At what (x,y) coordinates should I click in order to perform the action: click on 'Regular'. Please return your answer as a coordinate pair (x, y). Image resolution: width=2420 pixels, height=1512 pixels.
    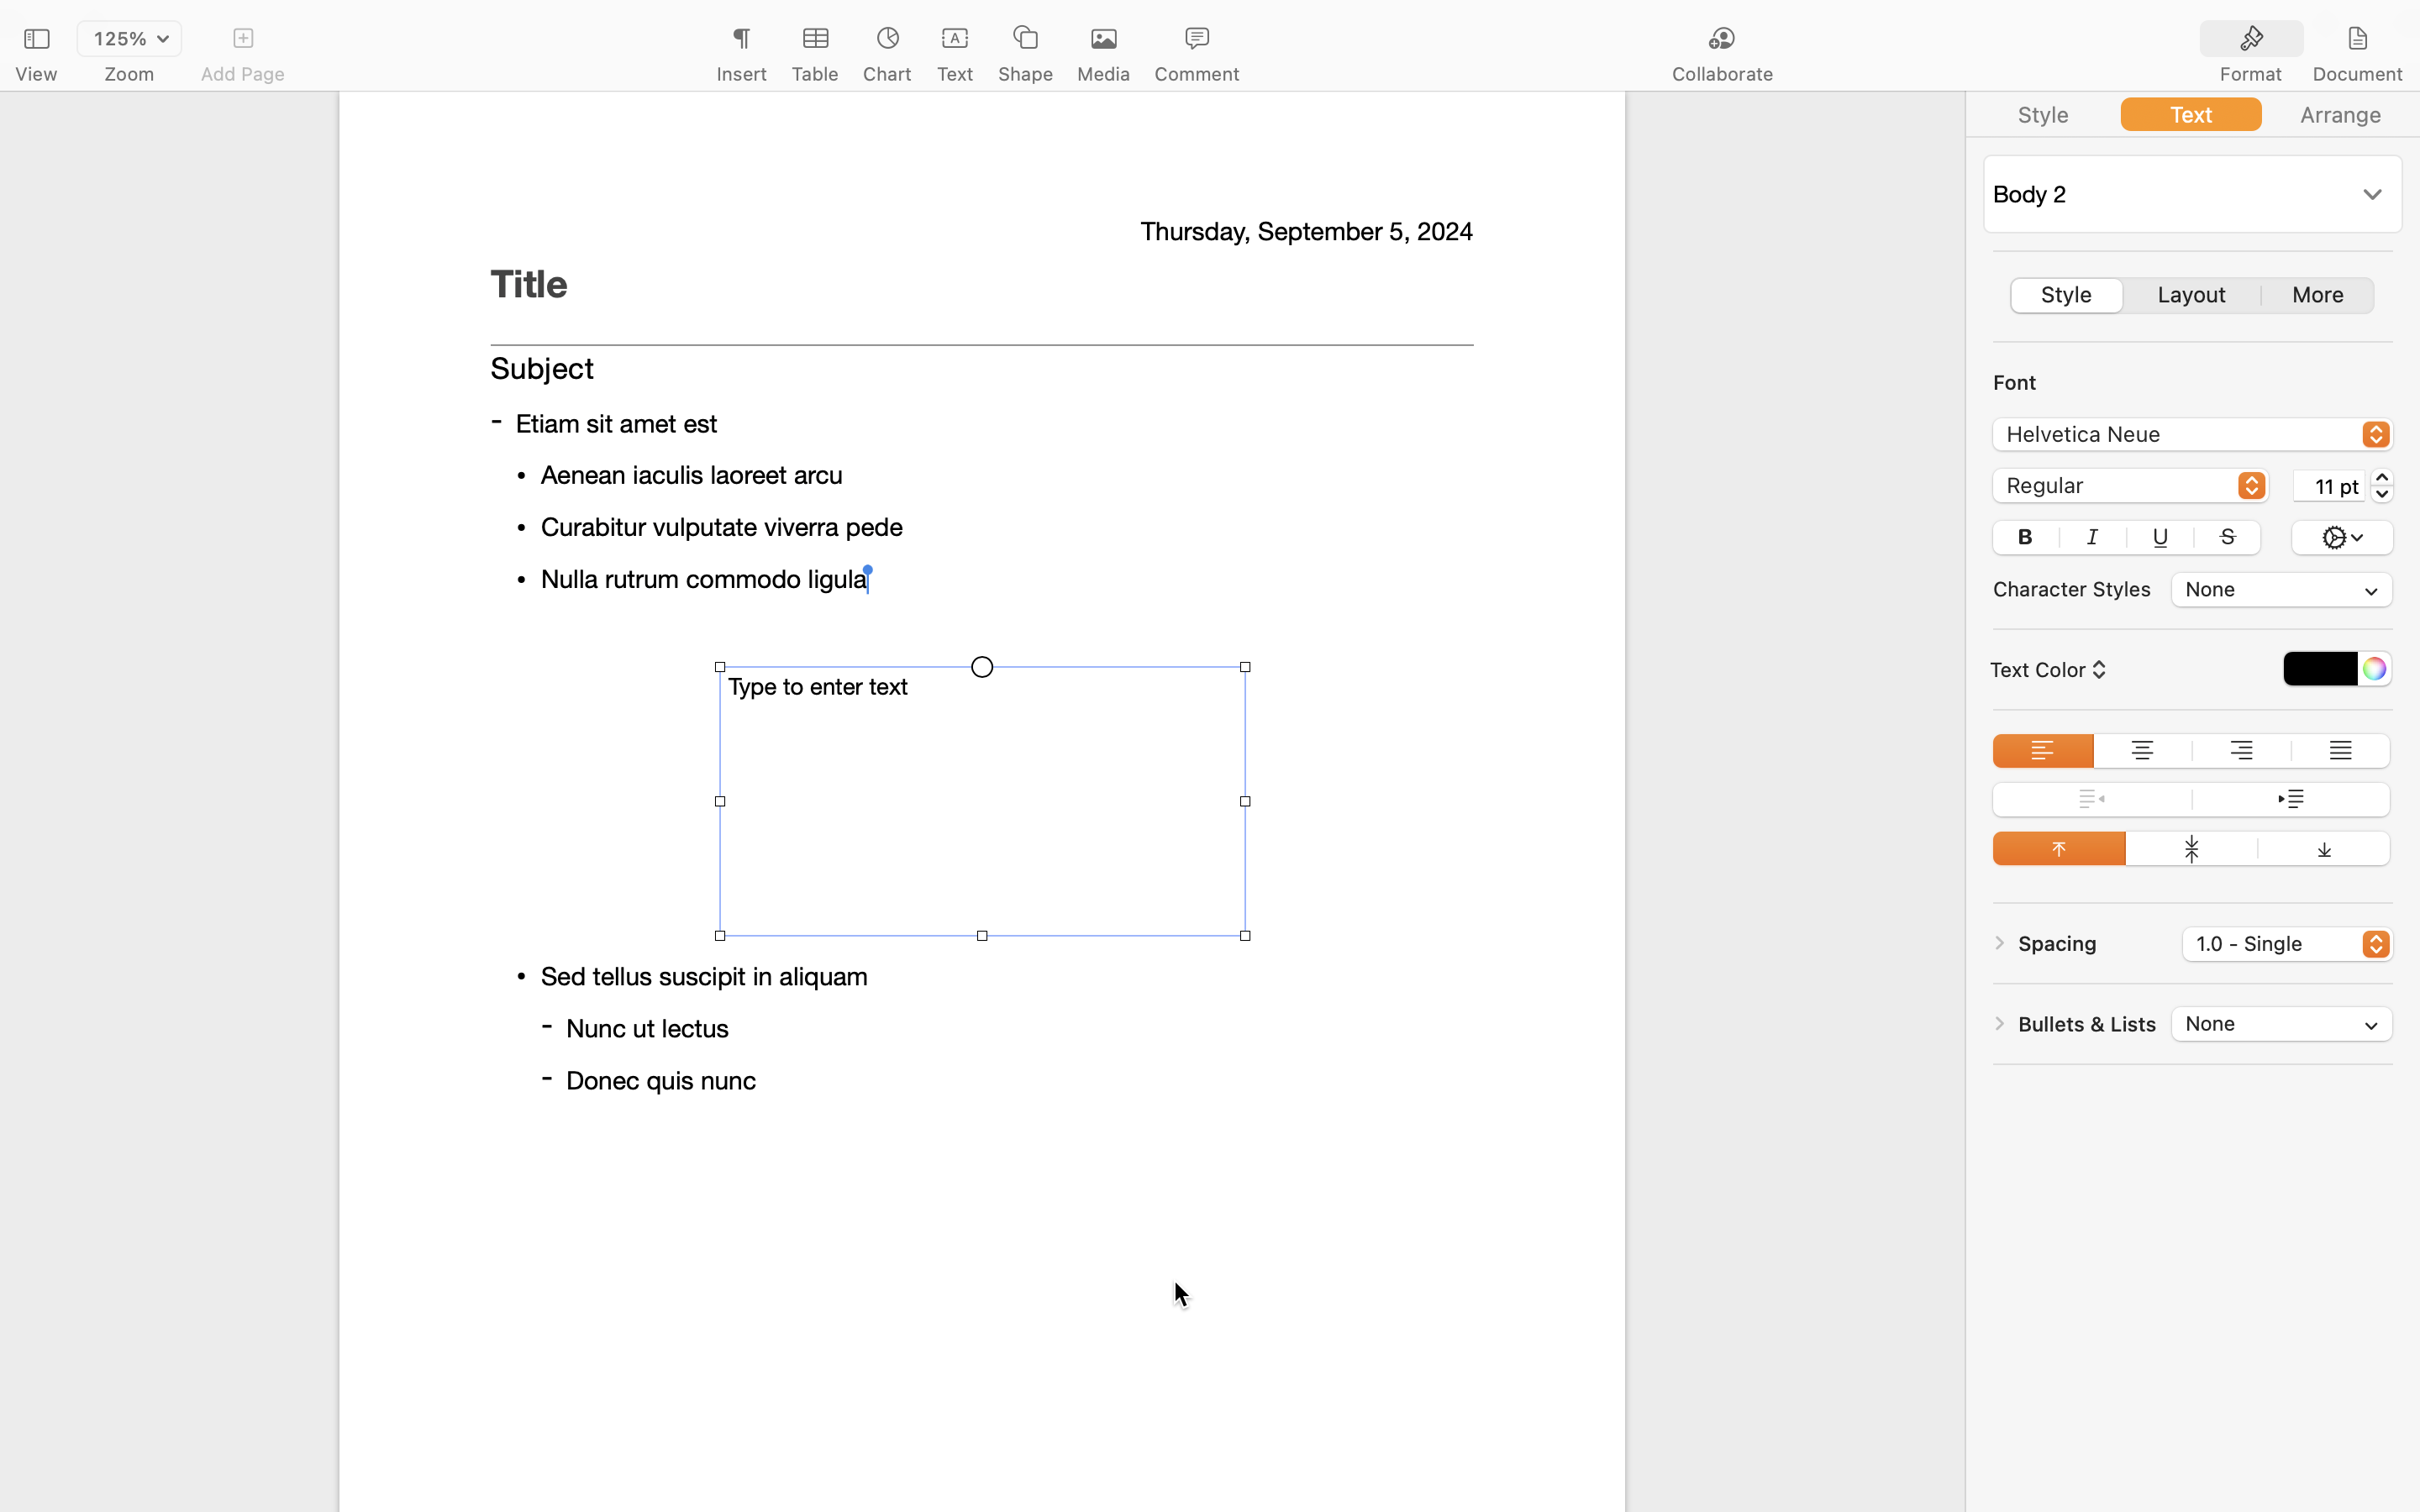
    Looking at the image, I should click on (2130, 487).